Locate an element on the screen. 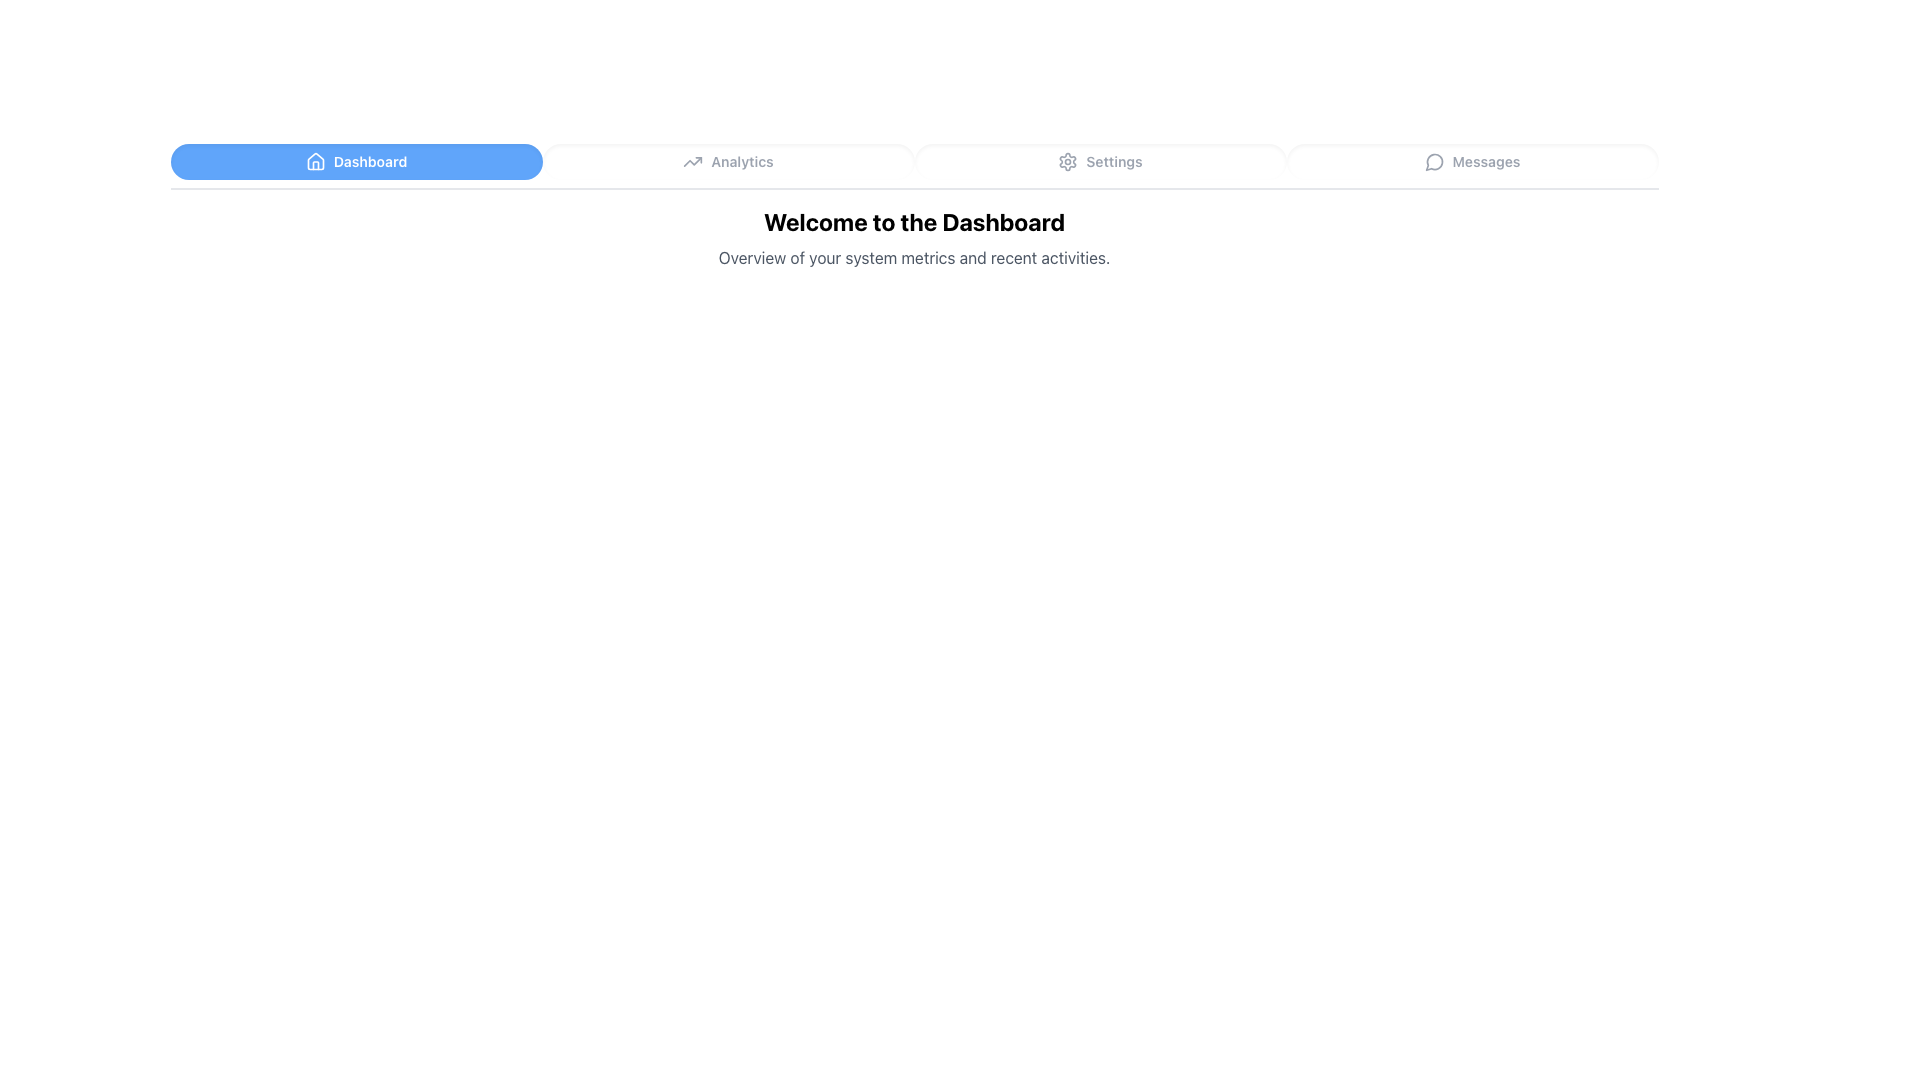  the navigational button located to the left of the 'Analytics' button is located at coordinates (356, 161).